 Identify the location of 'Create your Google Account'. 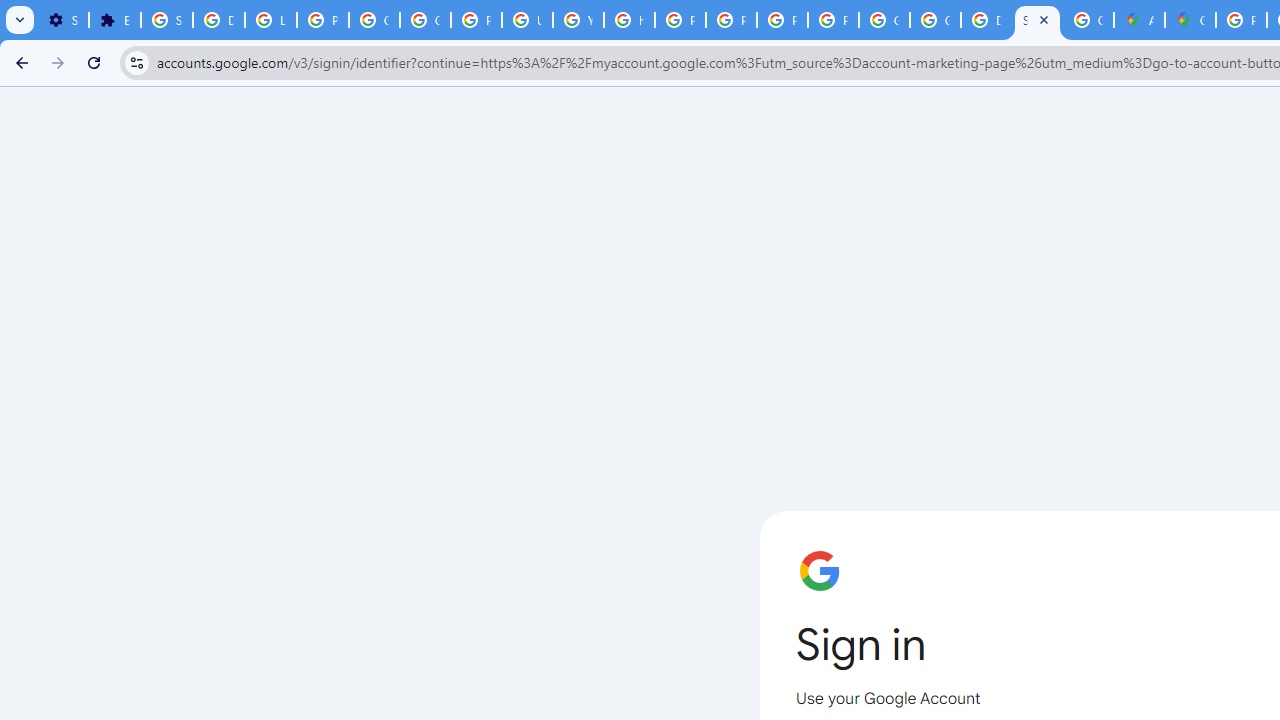
(1087, 20).